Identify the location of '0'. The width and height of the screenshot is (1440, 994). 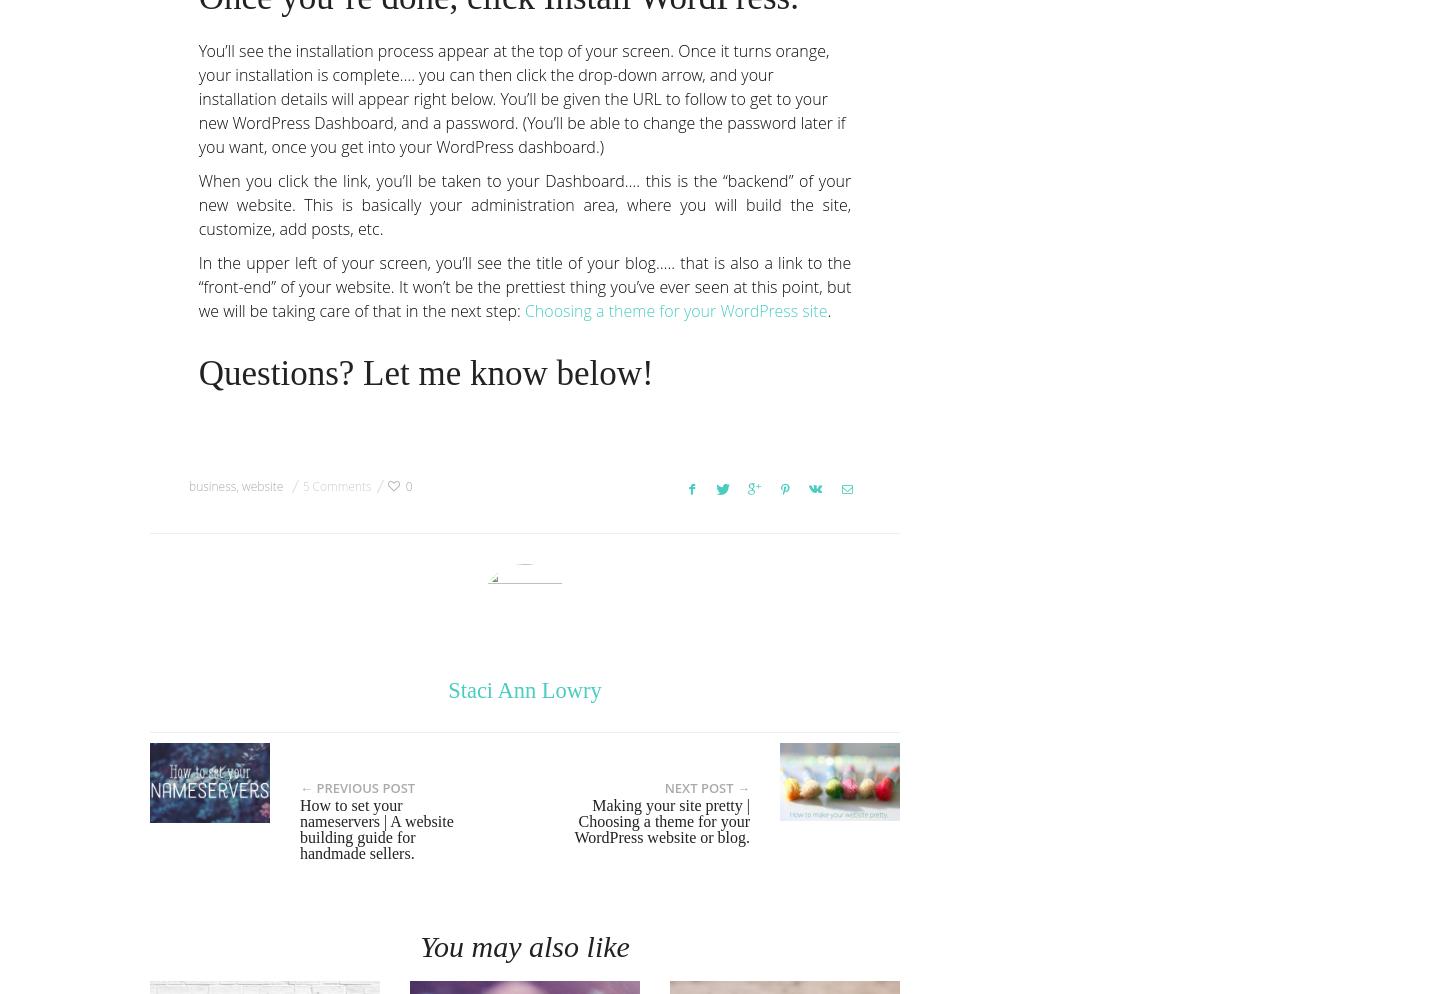
(407, 484).